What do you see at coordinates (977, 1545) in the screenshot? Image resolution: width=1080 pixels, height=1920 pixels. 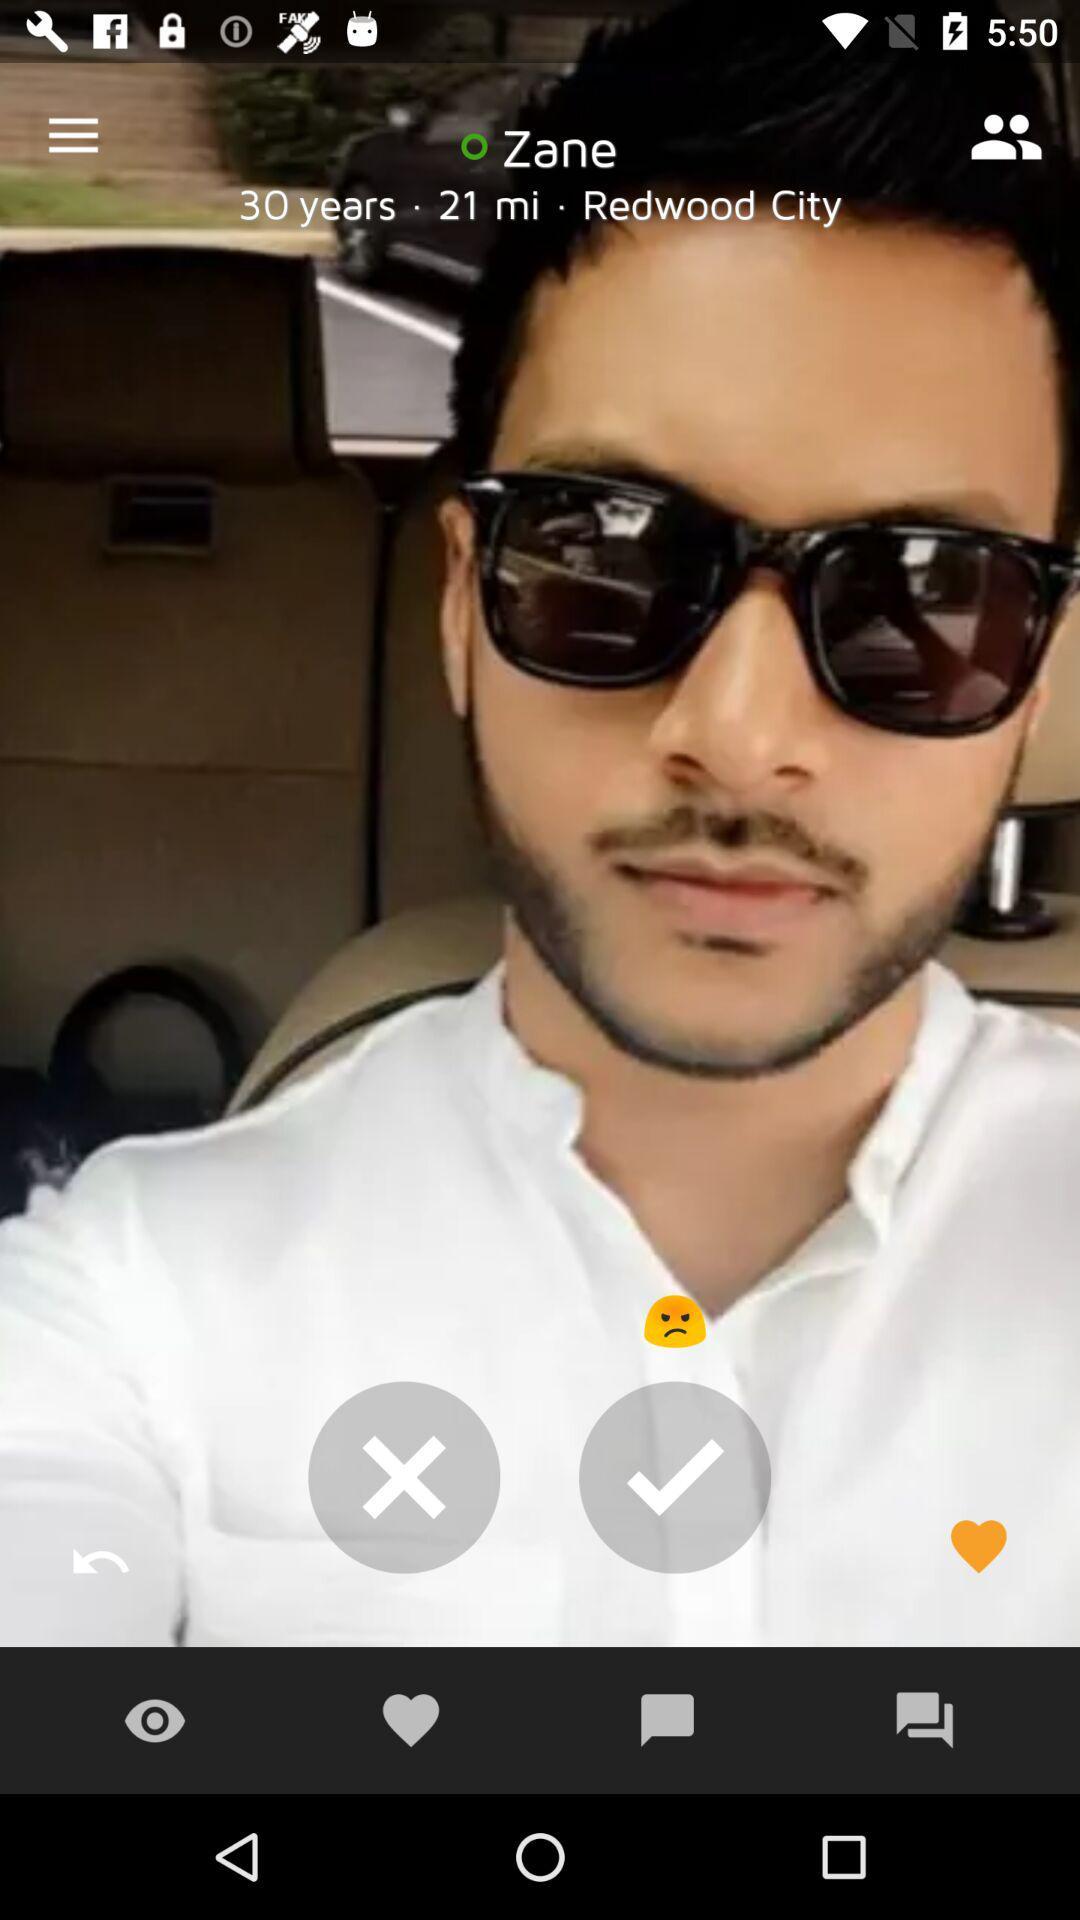 I see `the favorite icon` at bounding box center [977, 1545].